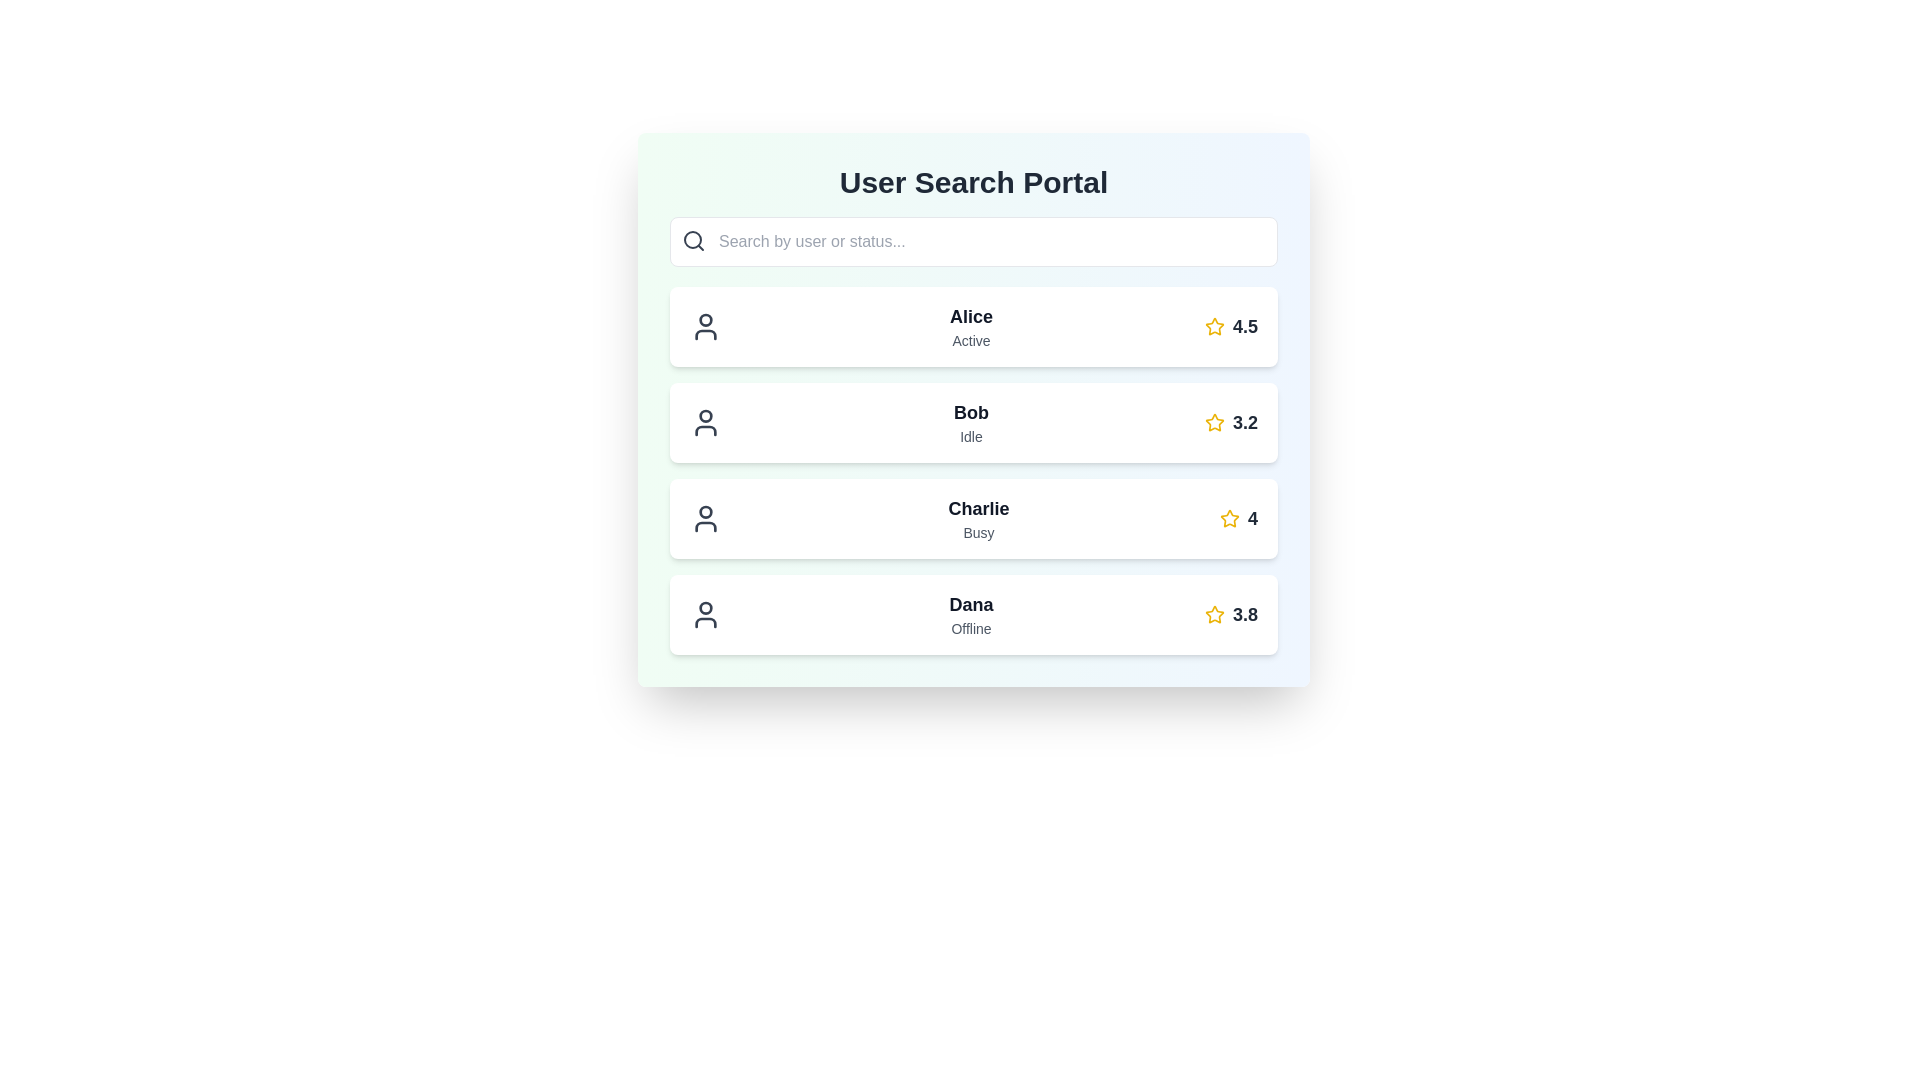  What do you see at coordinates (971, 613) in the screenshot?
I see `displayed text in the Text block that shows the user's name and current status, located in the fourth row of the user list, between an avatar icon and a rating value` at bounding box center [971, 613].